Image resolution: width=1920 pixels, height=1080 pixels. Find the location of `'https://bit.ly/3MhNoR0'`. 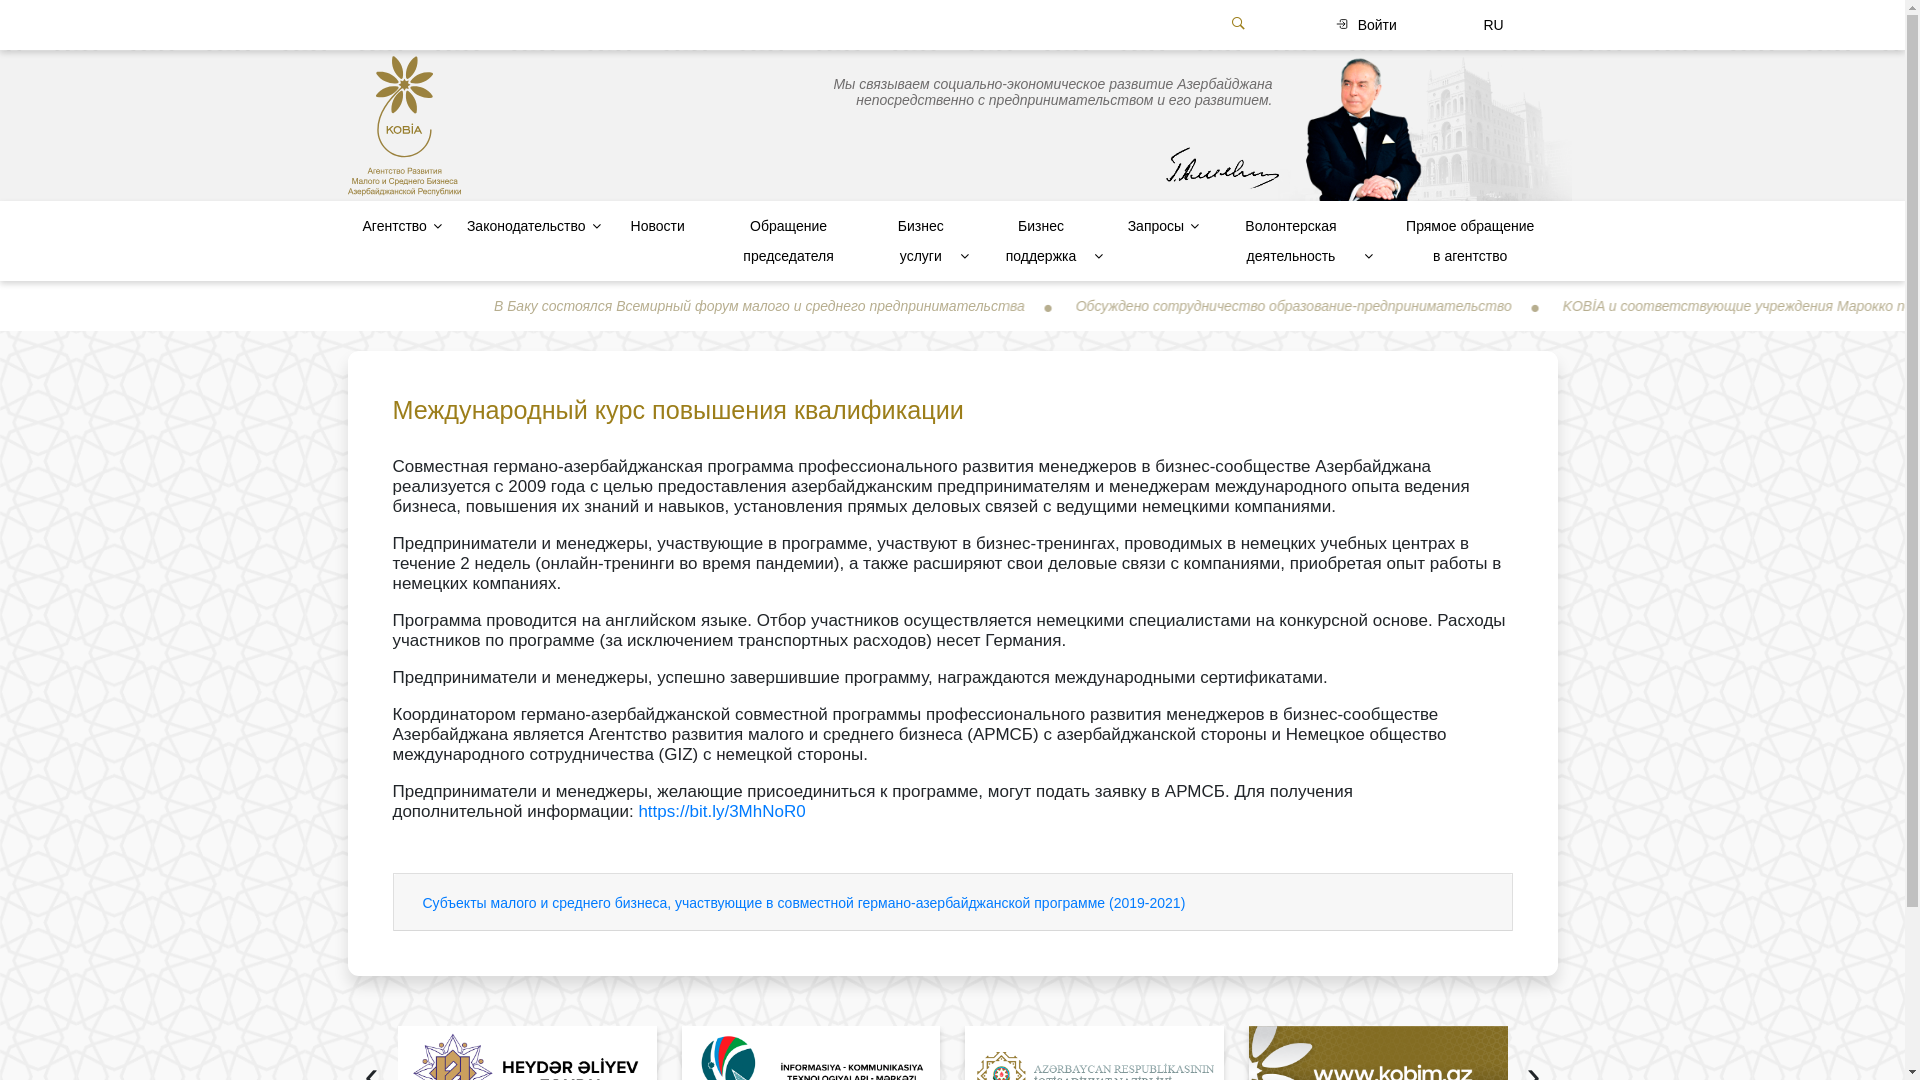

'https://bit.ly/3MhNoR0' is located at coordinates (720, 811).